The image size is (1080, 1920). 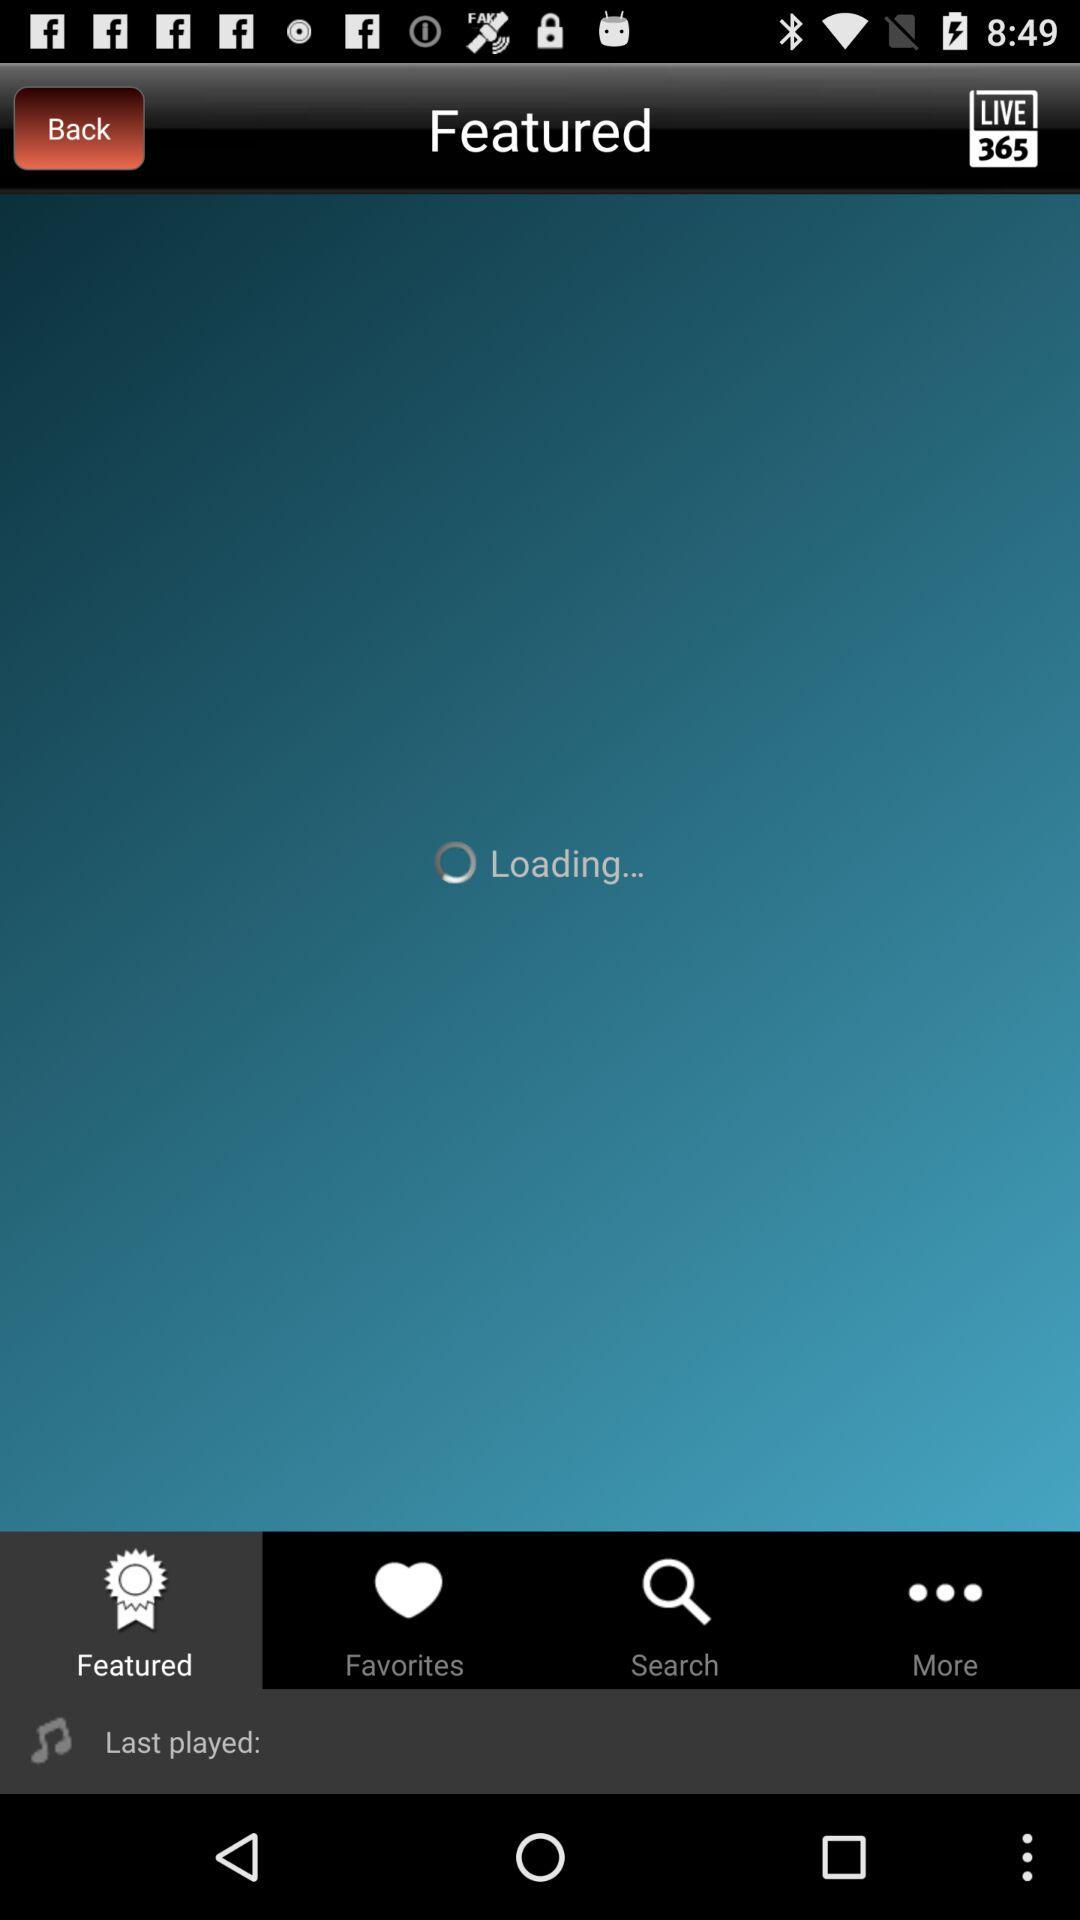 I want to click on the item next to featured item, so click(x=78, y=127).